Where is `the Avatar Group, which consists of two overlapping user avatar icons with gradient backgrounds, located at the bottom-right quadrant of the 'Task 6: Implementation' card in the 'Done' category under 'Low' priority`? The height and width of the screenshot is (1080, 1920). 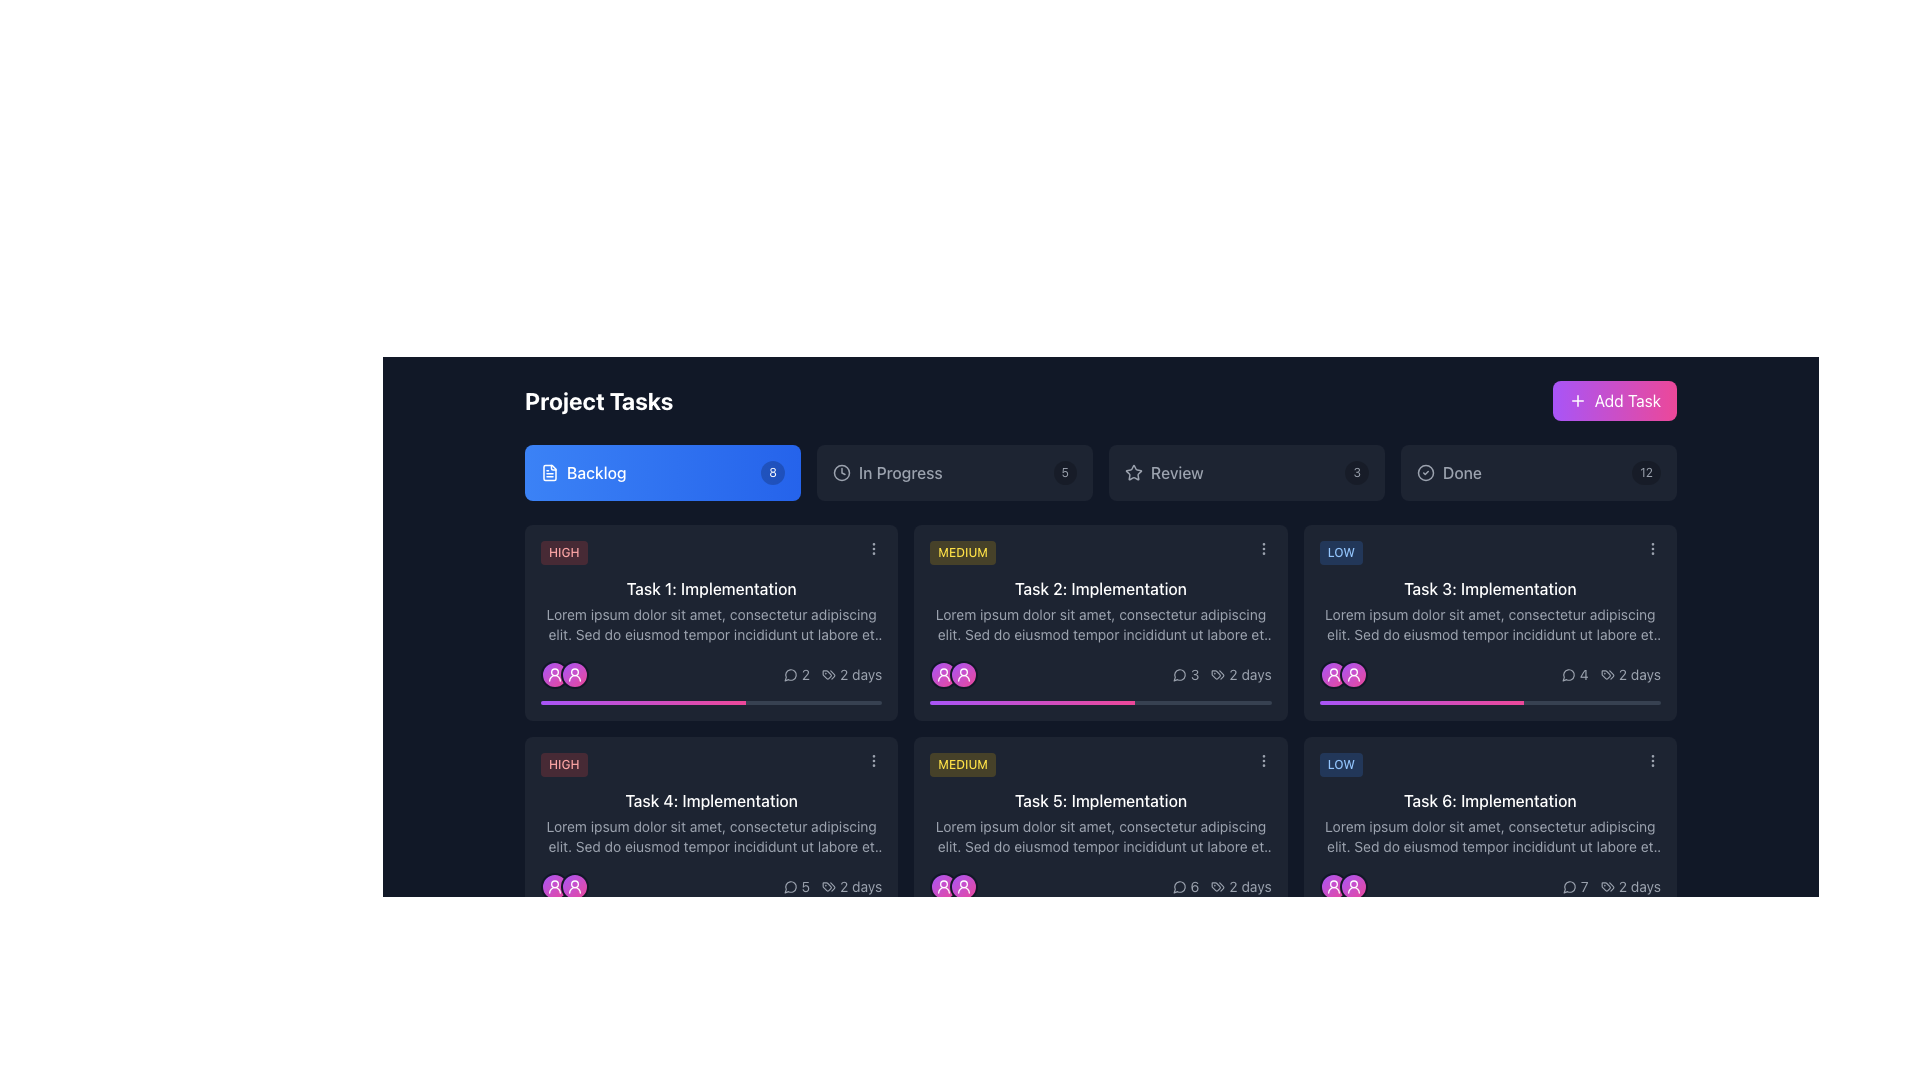
the Avatar Group, which consists of two overlapping user avatar icons with gradient backgrounds, located at the bottom-right quadrant of the 'Task 6: Implementation' card in the 'Done' category under 'Low' priority is located at coordinates (1343, 886).